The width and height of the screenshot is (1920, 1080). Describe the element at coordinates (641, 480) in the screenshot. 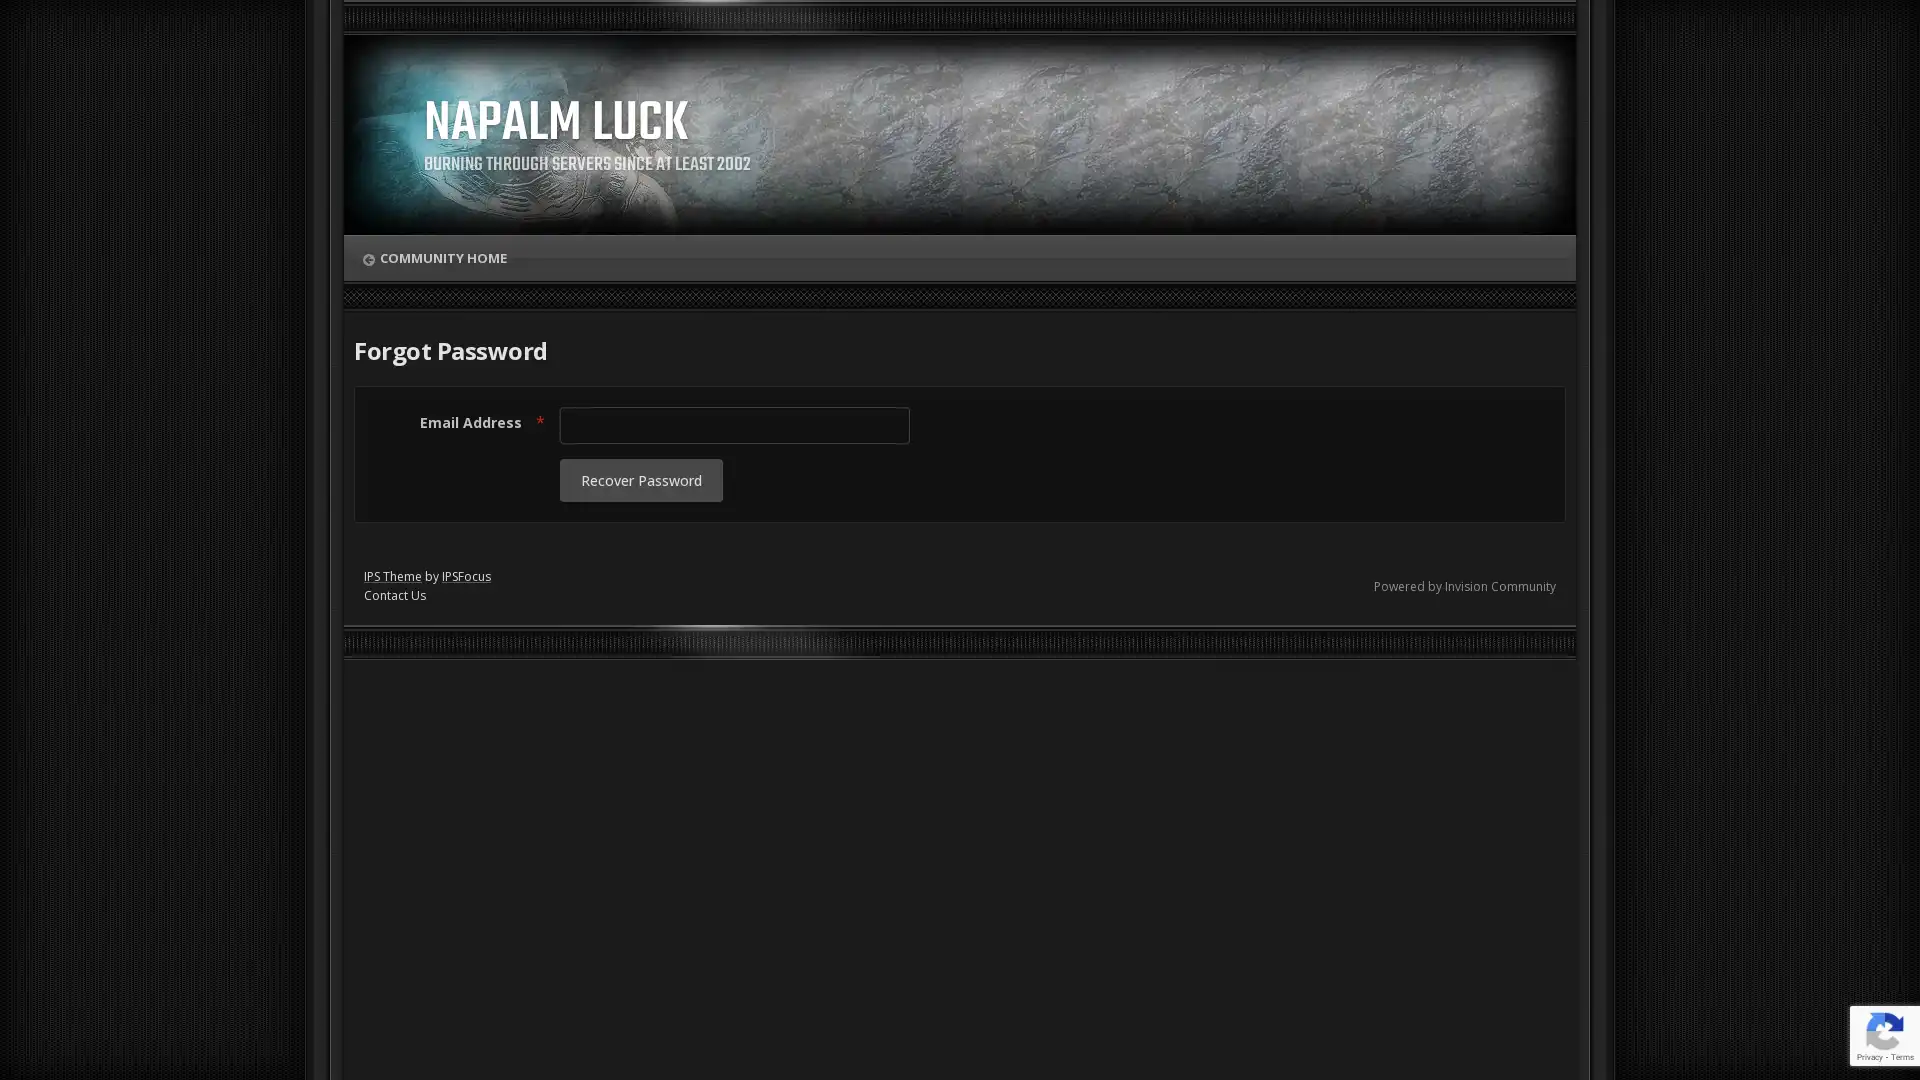

I see `Recover Password` at that location.